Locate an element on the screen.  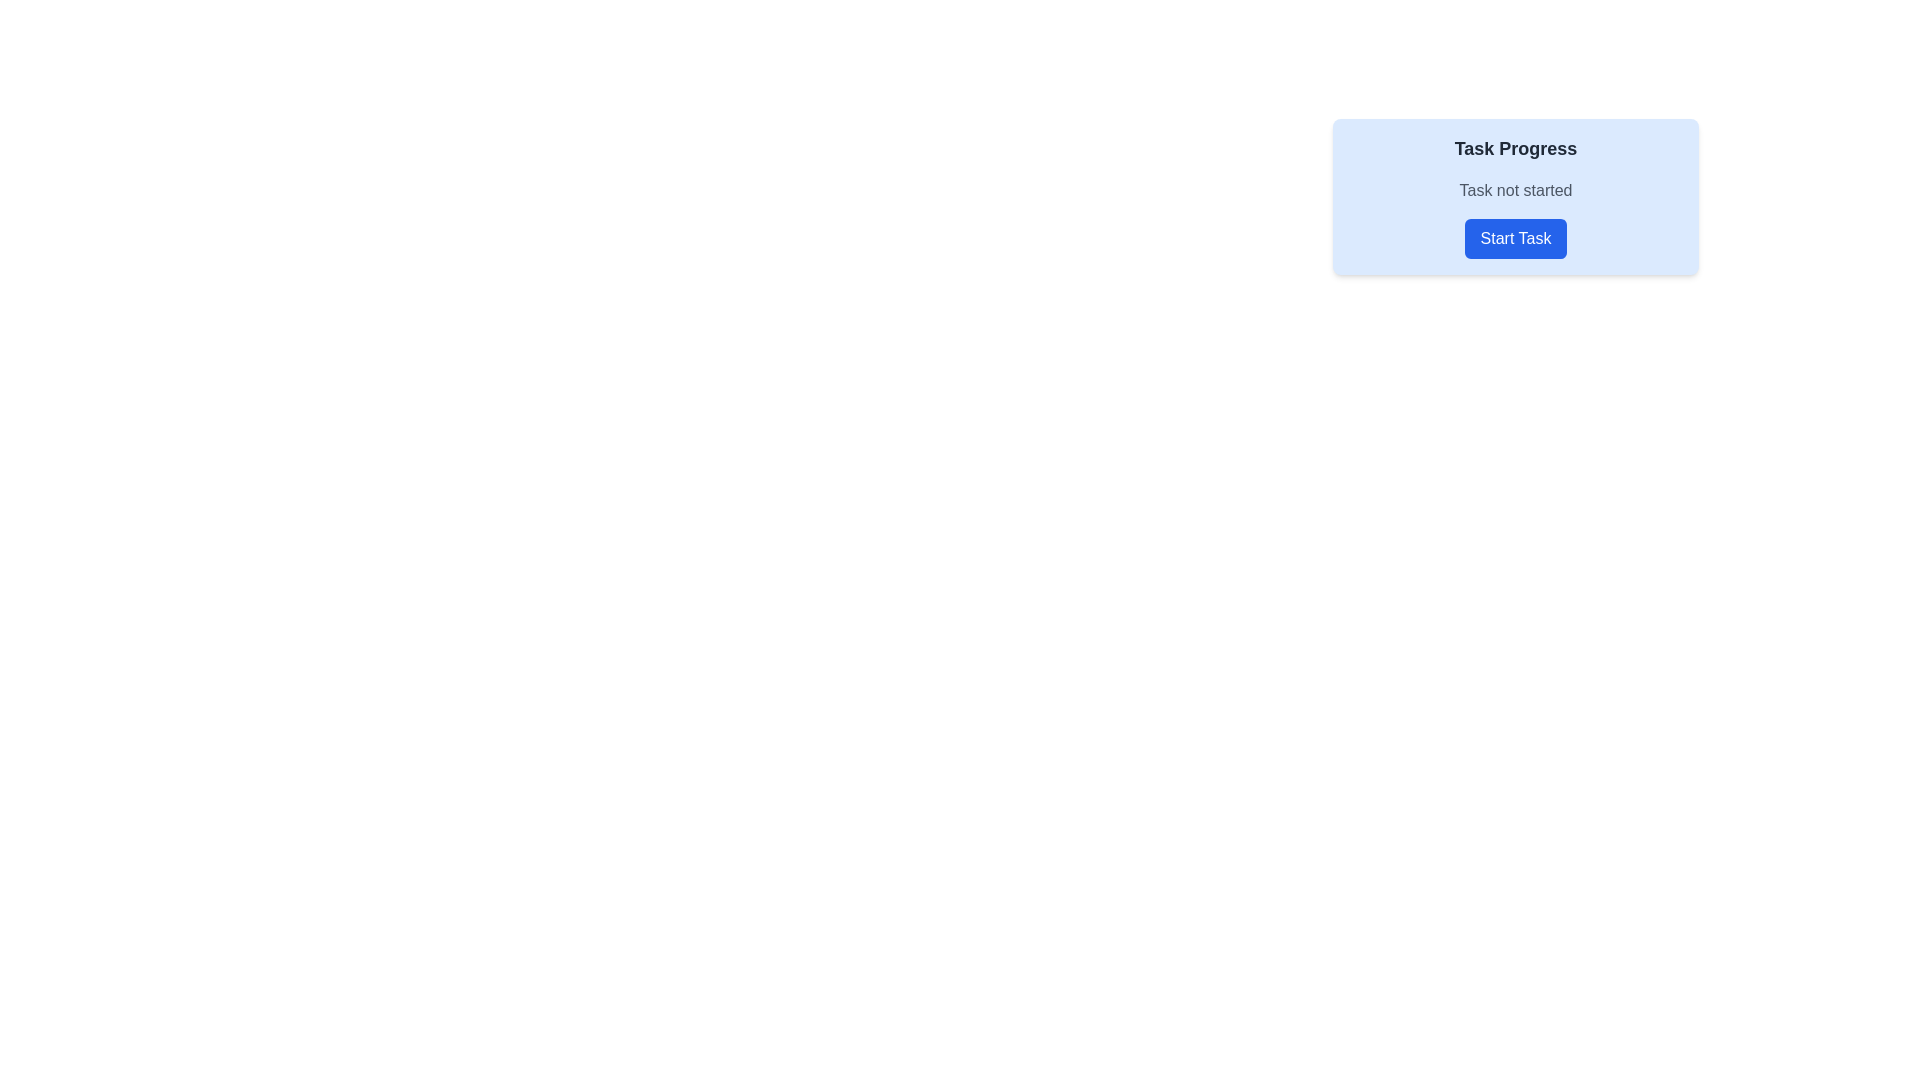
the 'Start Task' button, which is a rectangular button with a blue background and white text, located within the 'Task Progress' card is located at coordinates (1516, 238).